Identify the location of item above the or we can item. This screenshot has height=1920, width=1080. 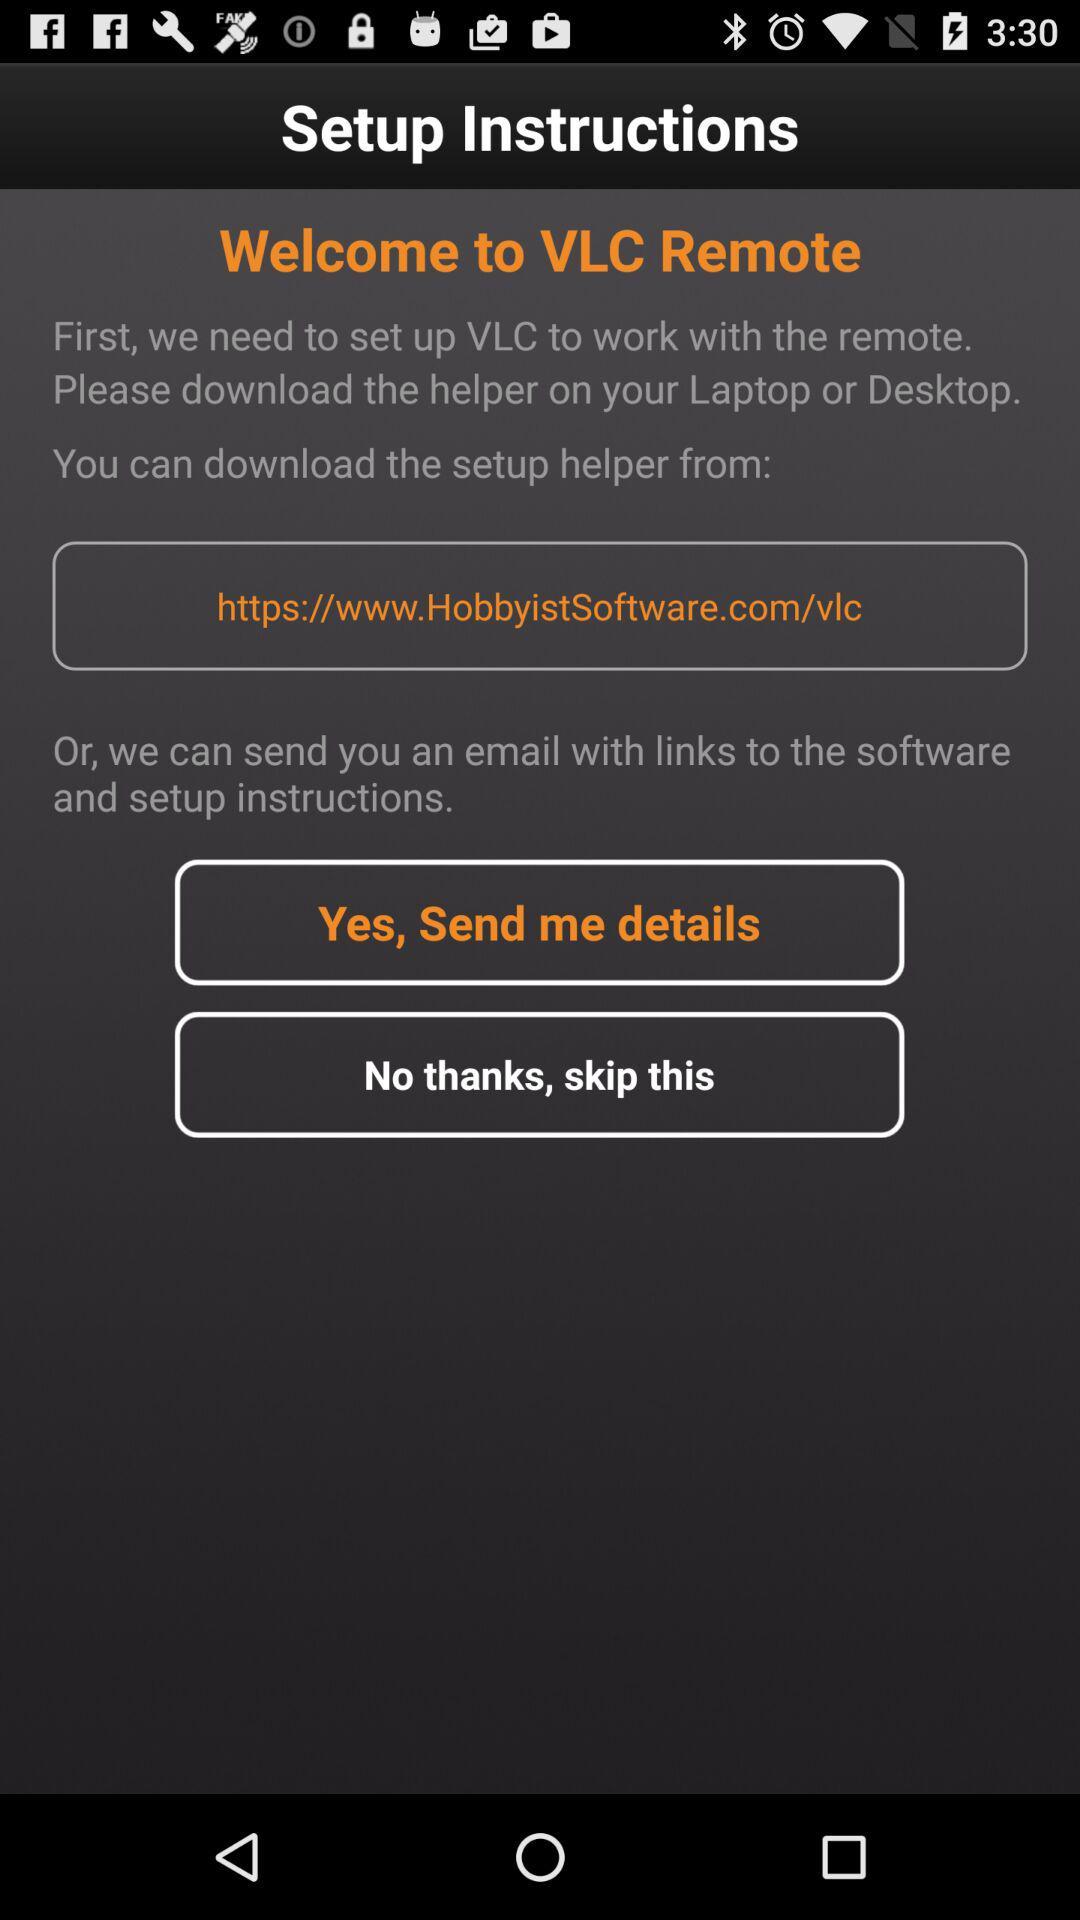
(538, 604).